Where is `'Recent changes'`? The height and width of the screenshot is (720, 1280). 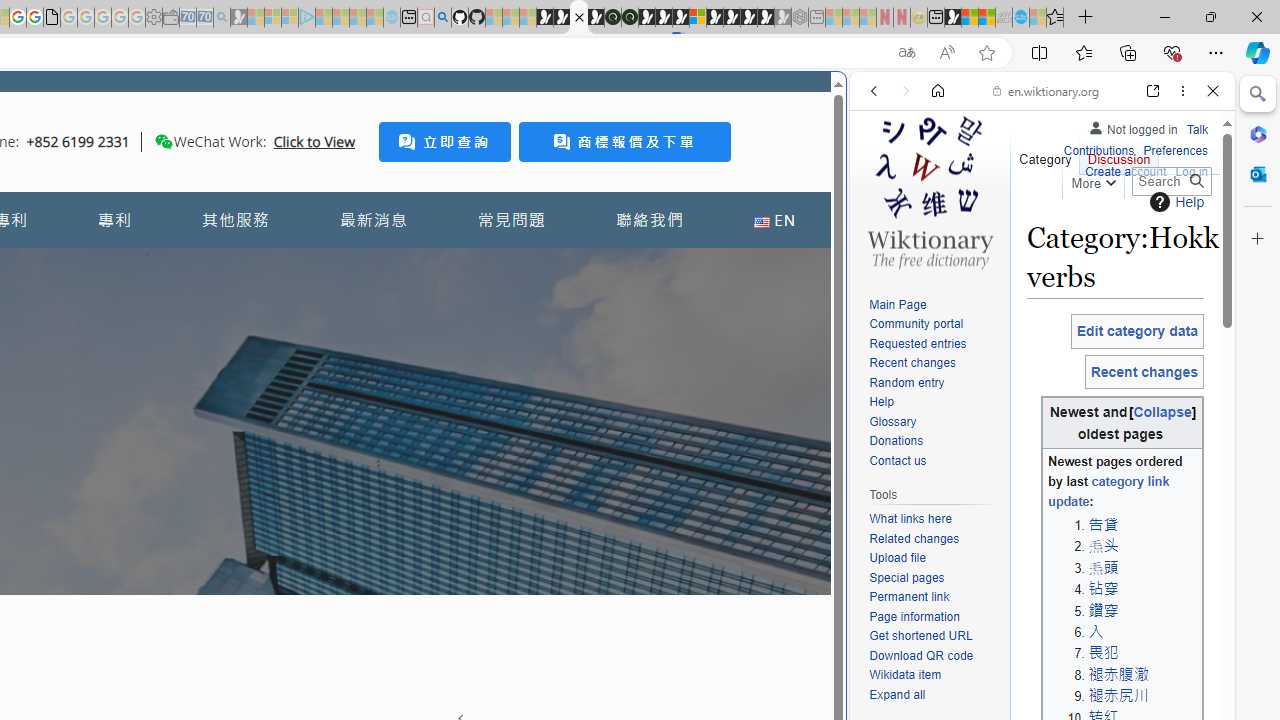 'Recent changes' is located at coordinates (911, 363).